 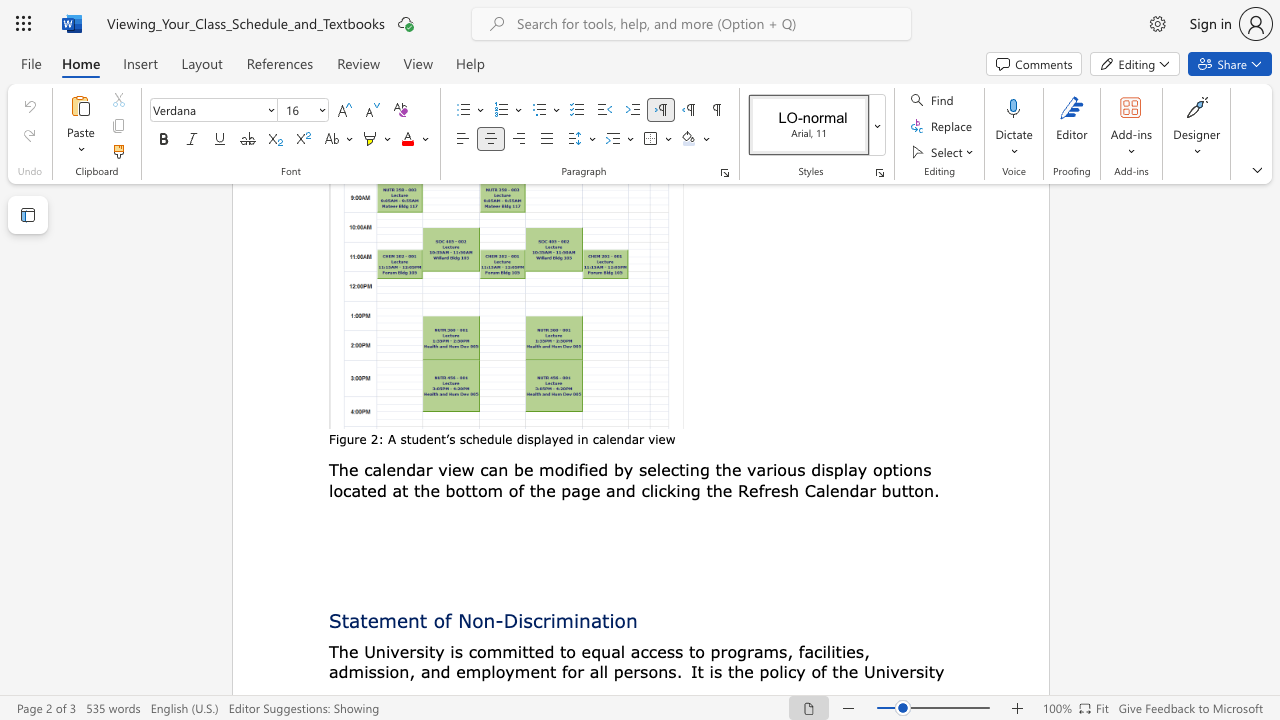 I want to click on the subset text "the various dis" within the text "by selecting the various display options", so click(x=715, y=469).